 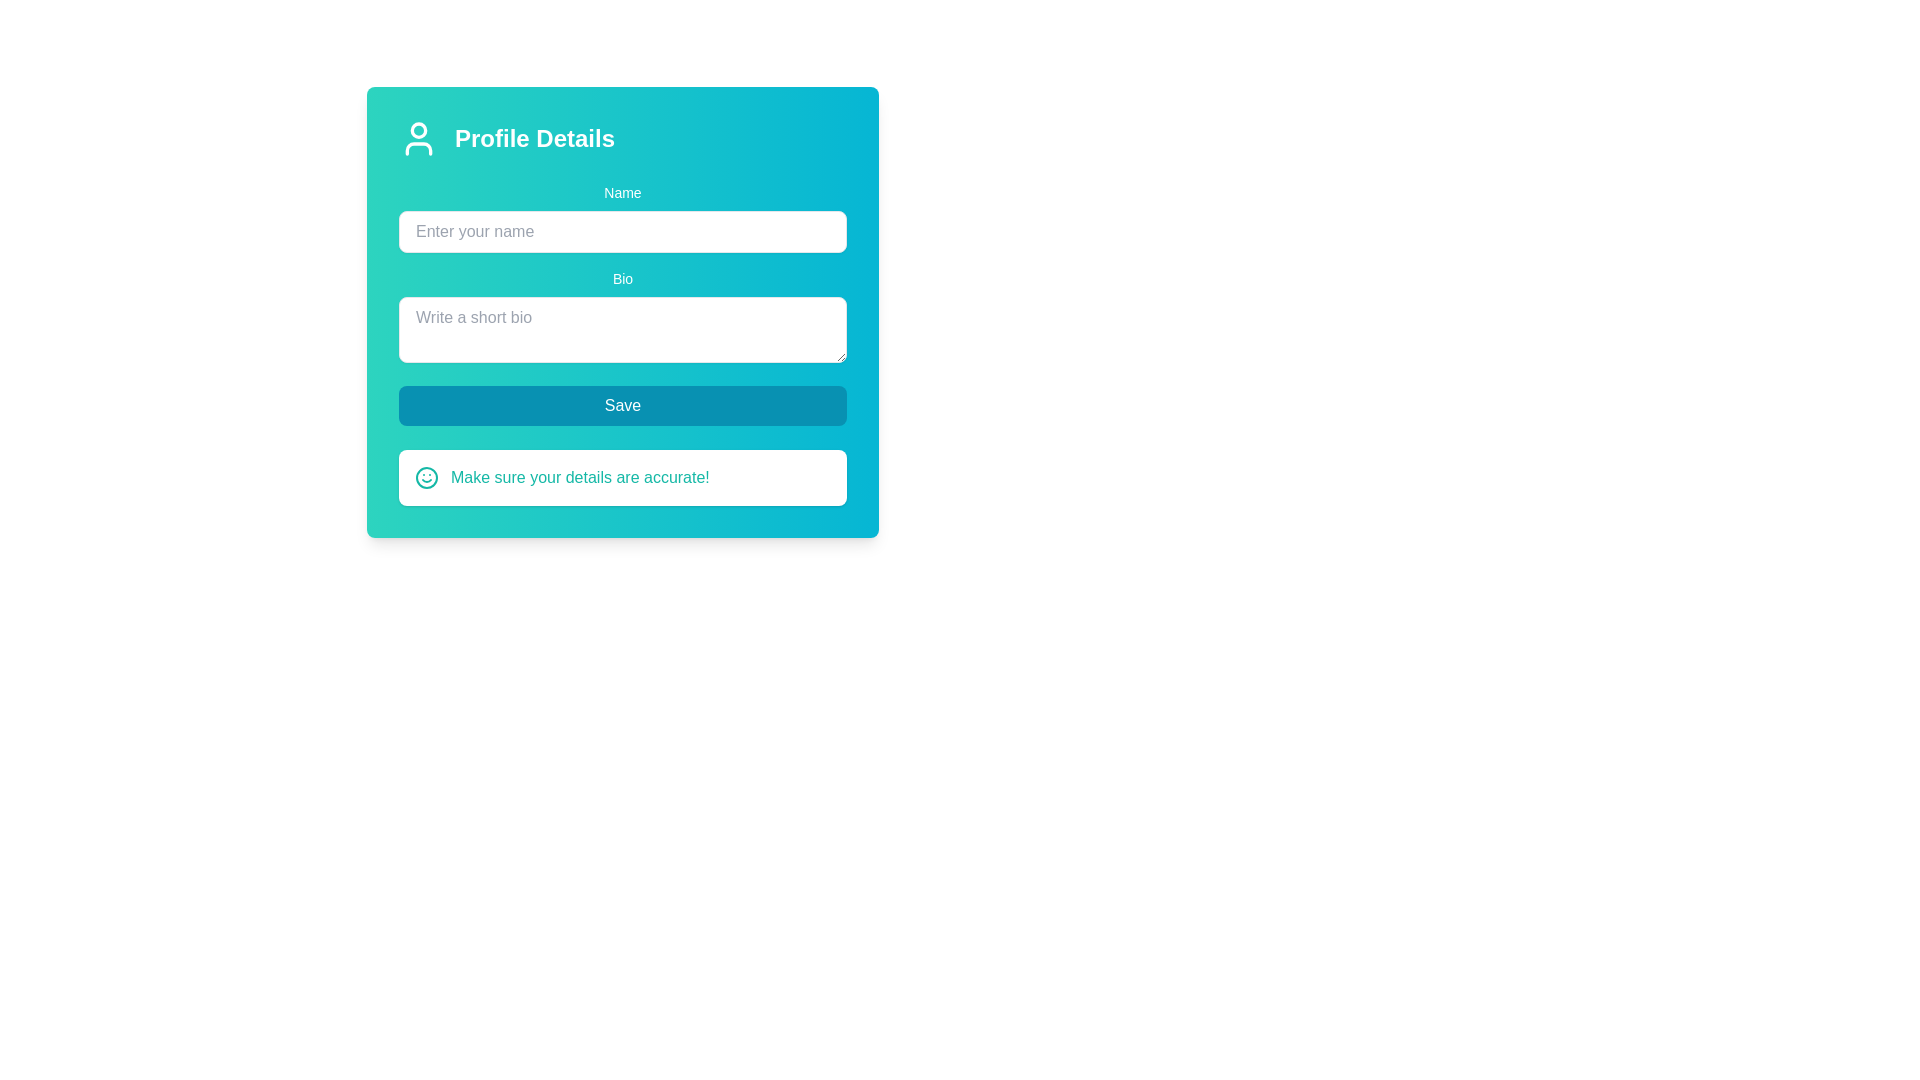 What do you see at coordinates (535, 137) in the screenshot?
I see `the Text Label that serves as a title for the user profile details section, located in the upper right of the interface next to a user silhouette icon` at bounding box center [535, 137].